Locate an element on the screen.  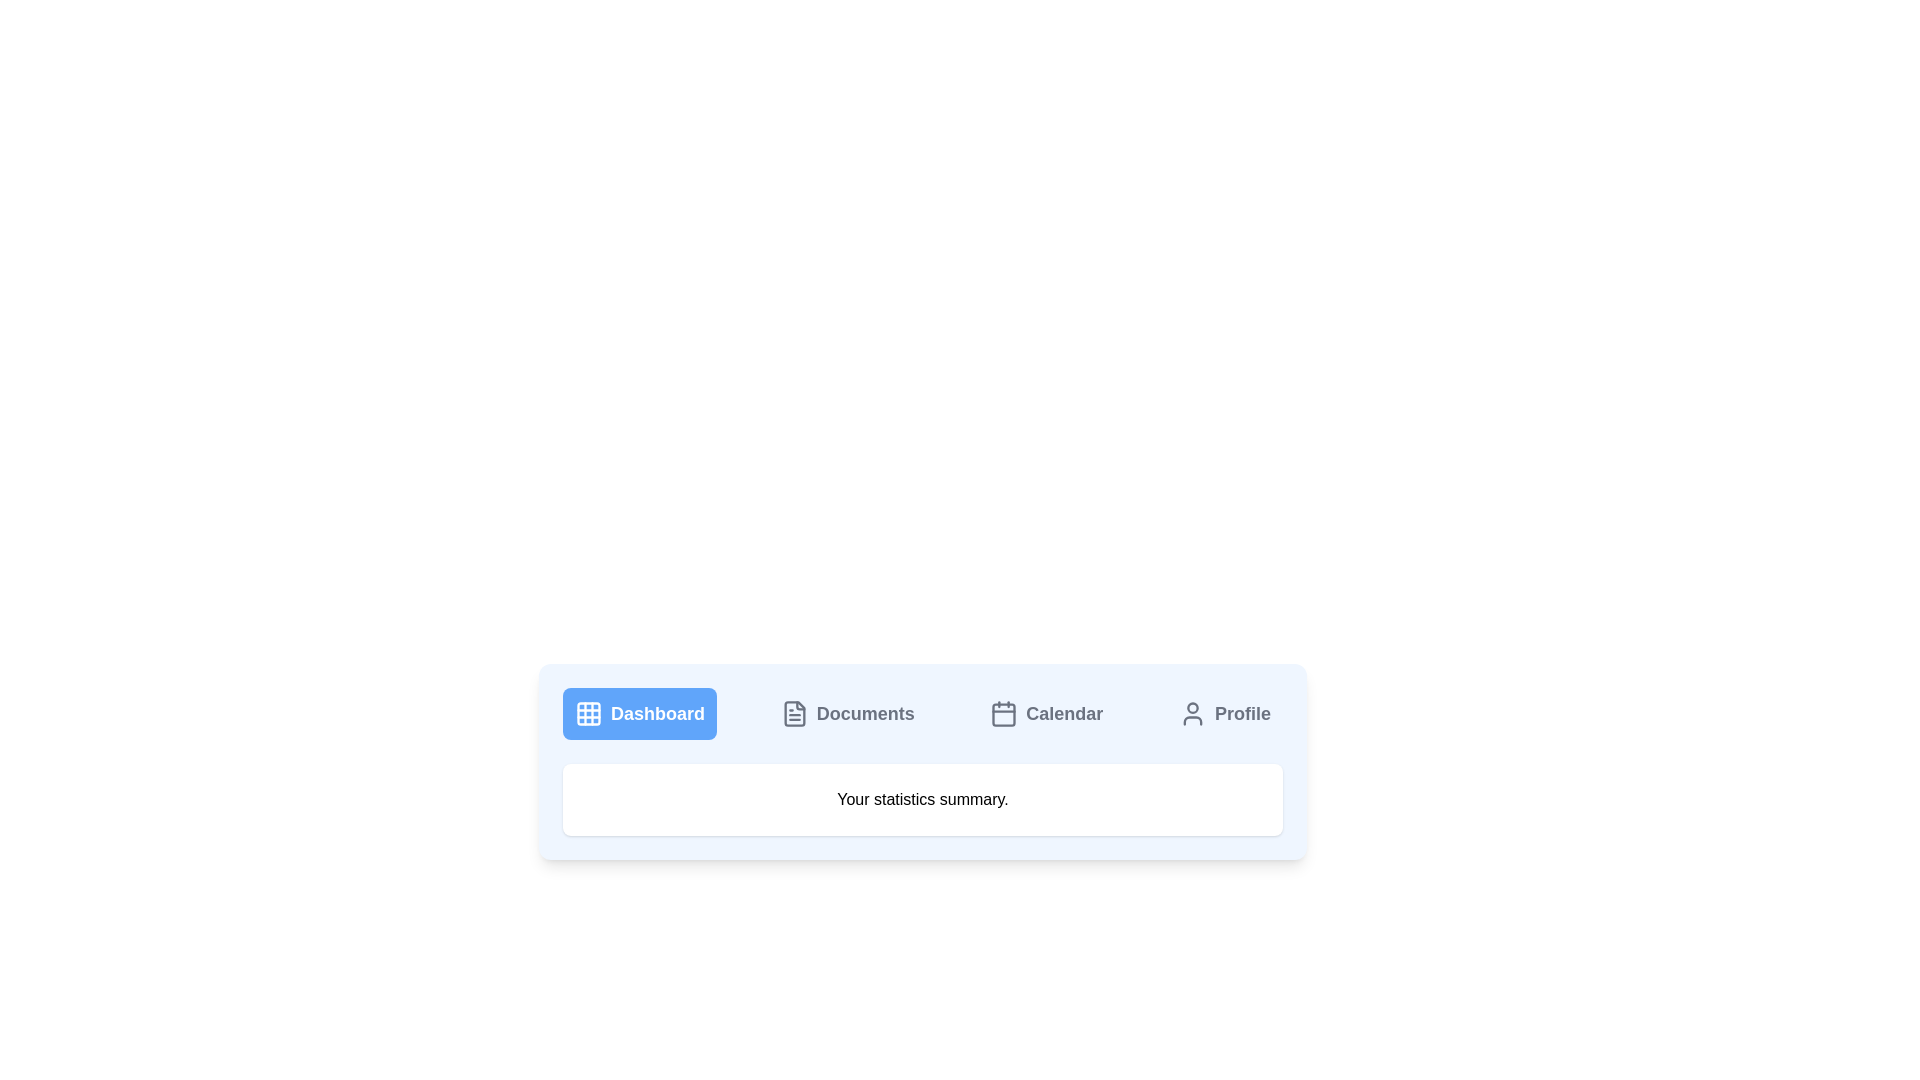
the 'Calendar' text label in the navigation bar located near the bottom center of the viewport is located at coordinates (1063, 712).